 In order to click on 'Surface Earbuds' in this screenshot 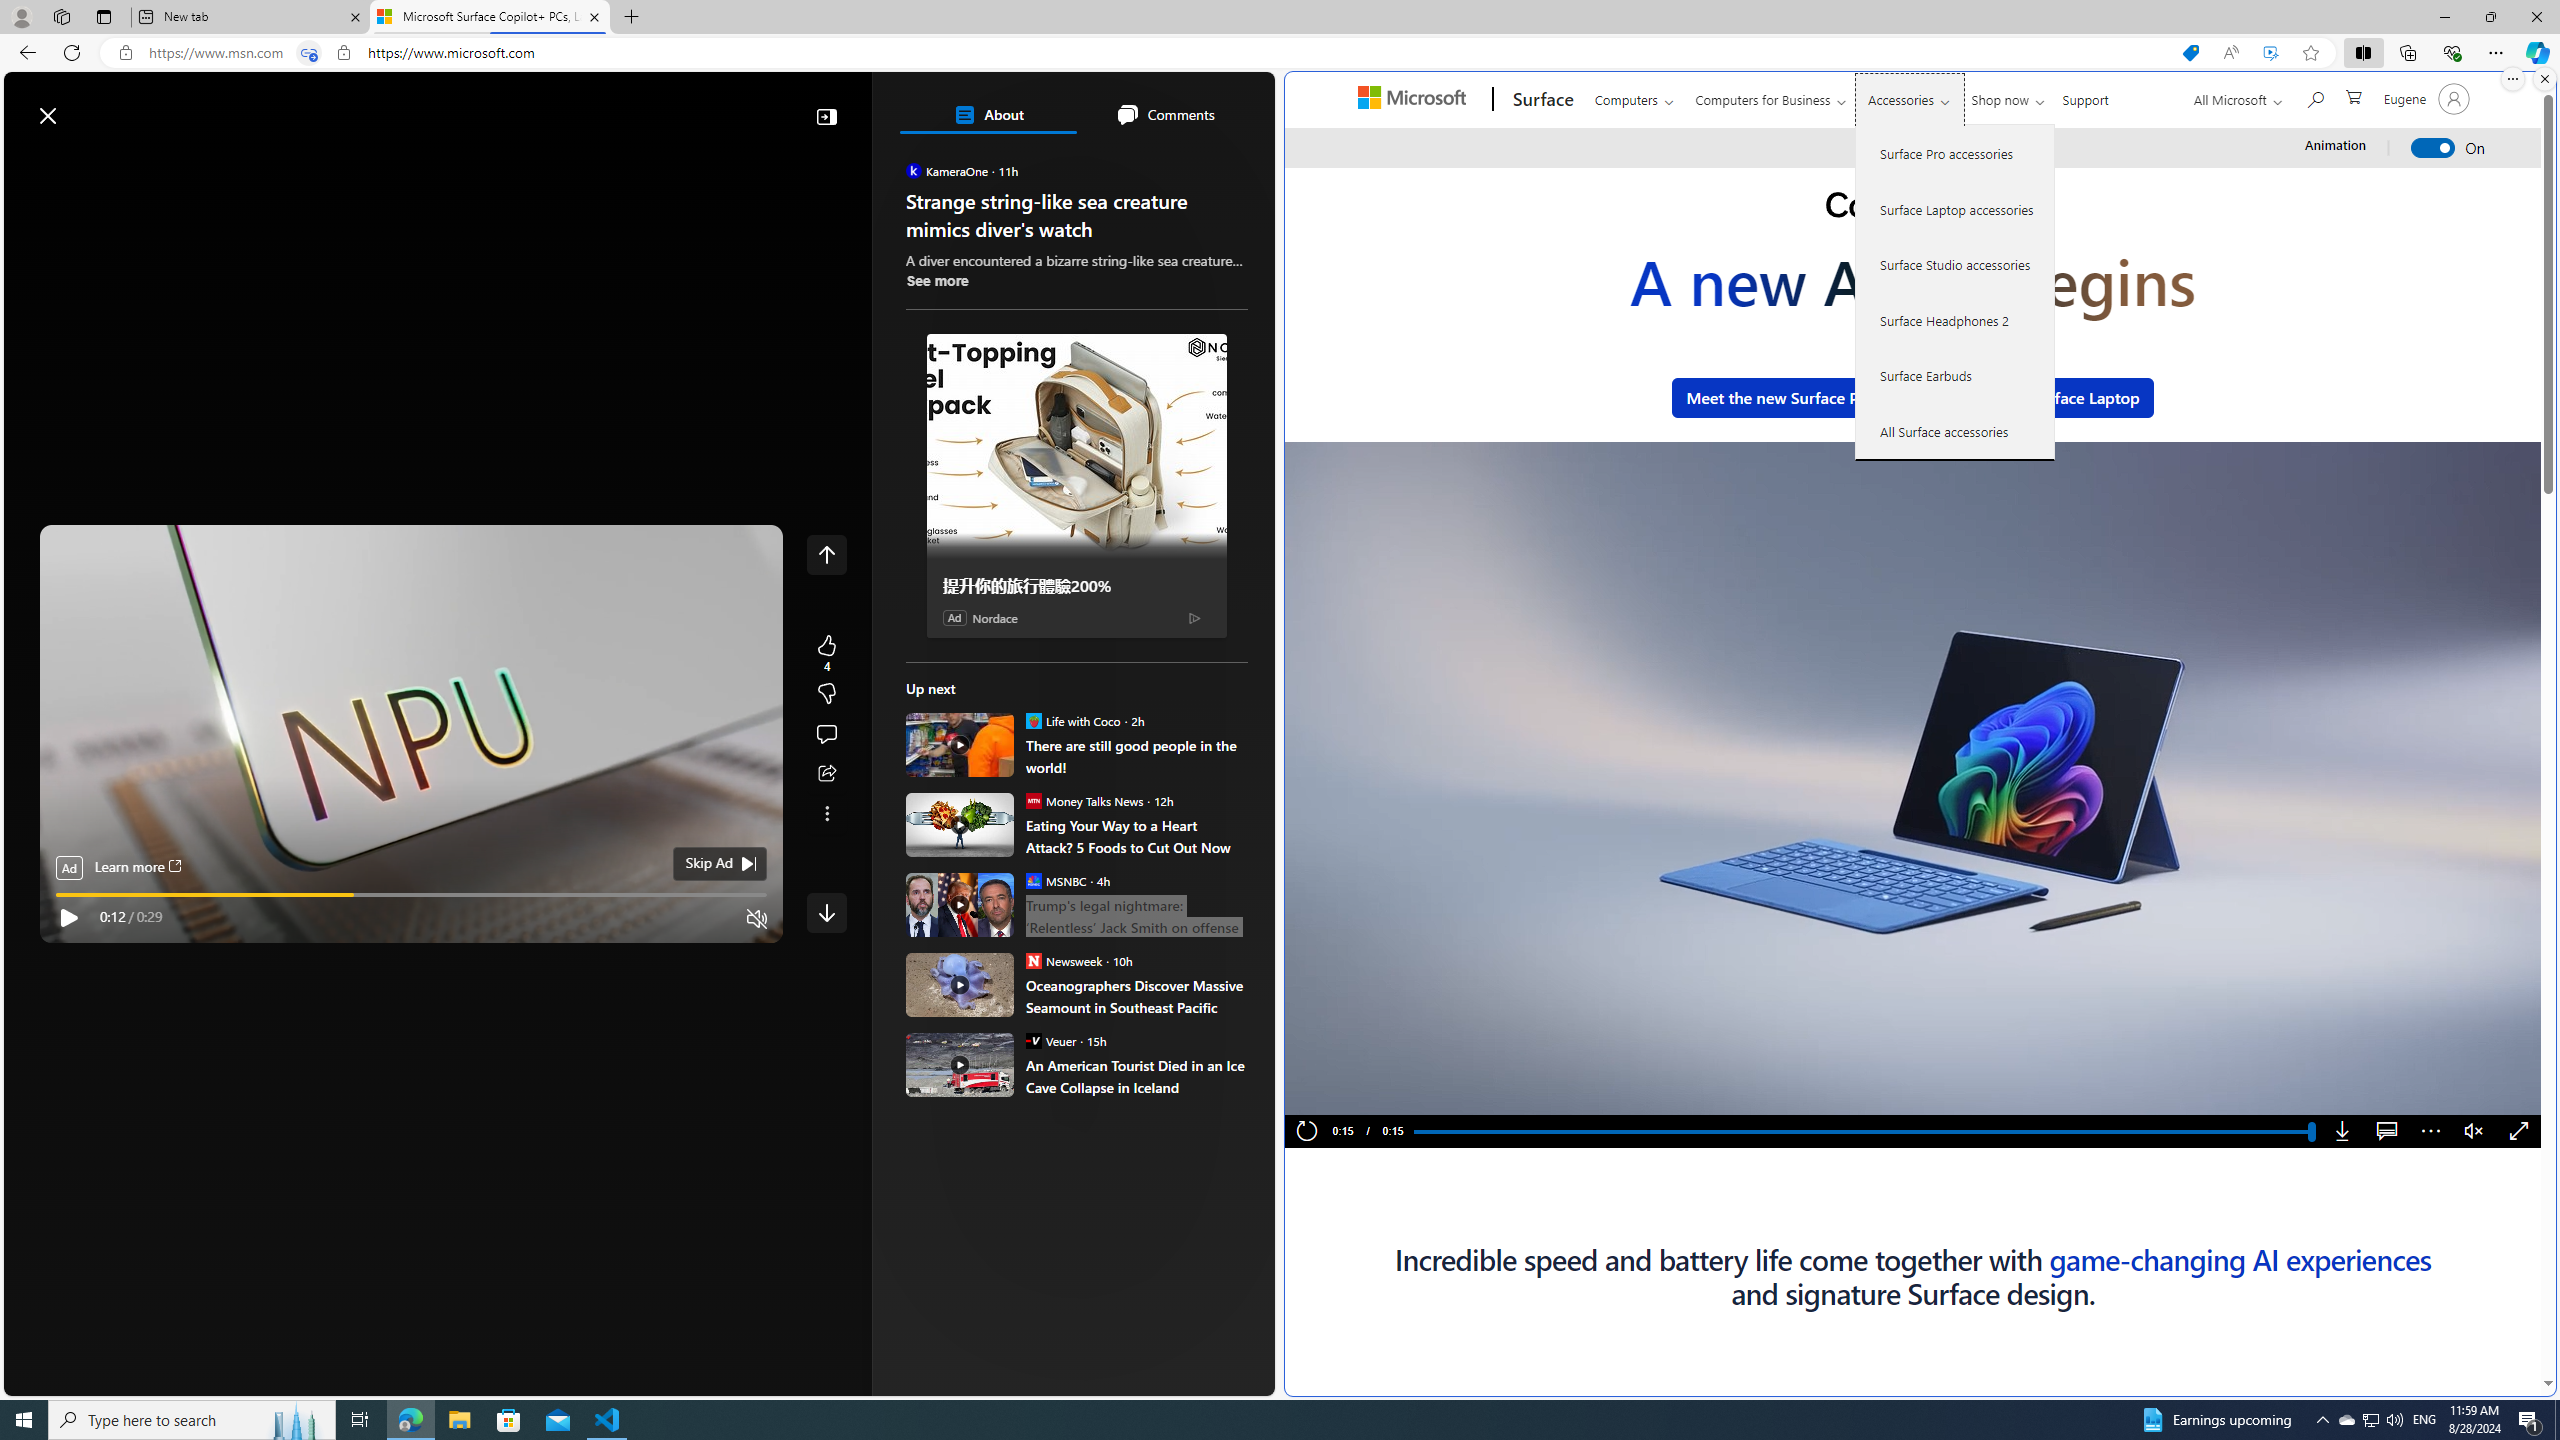, I will do `click(1954, 375)`.